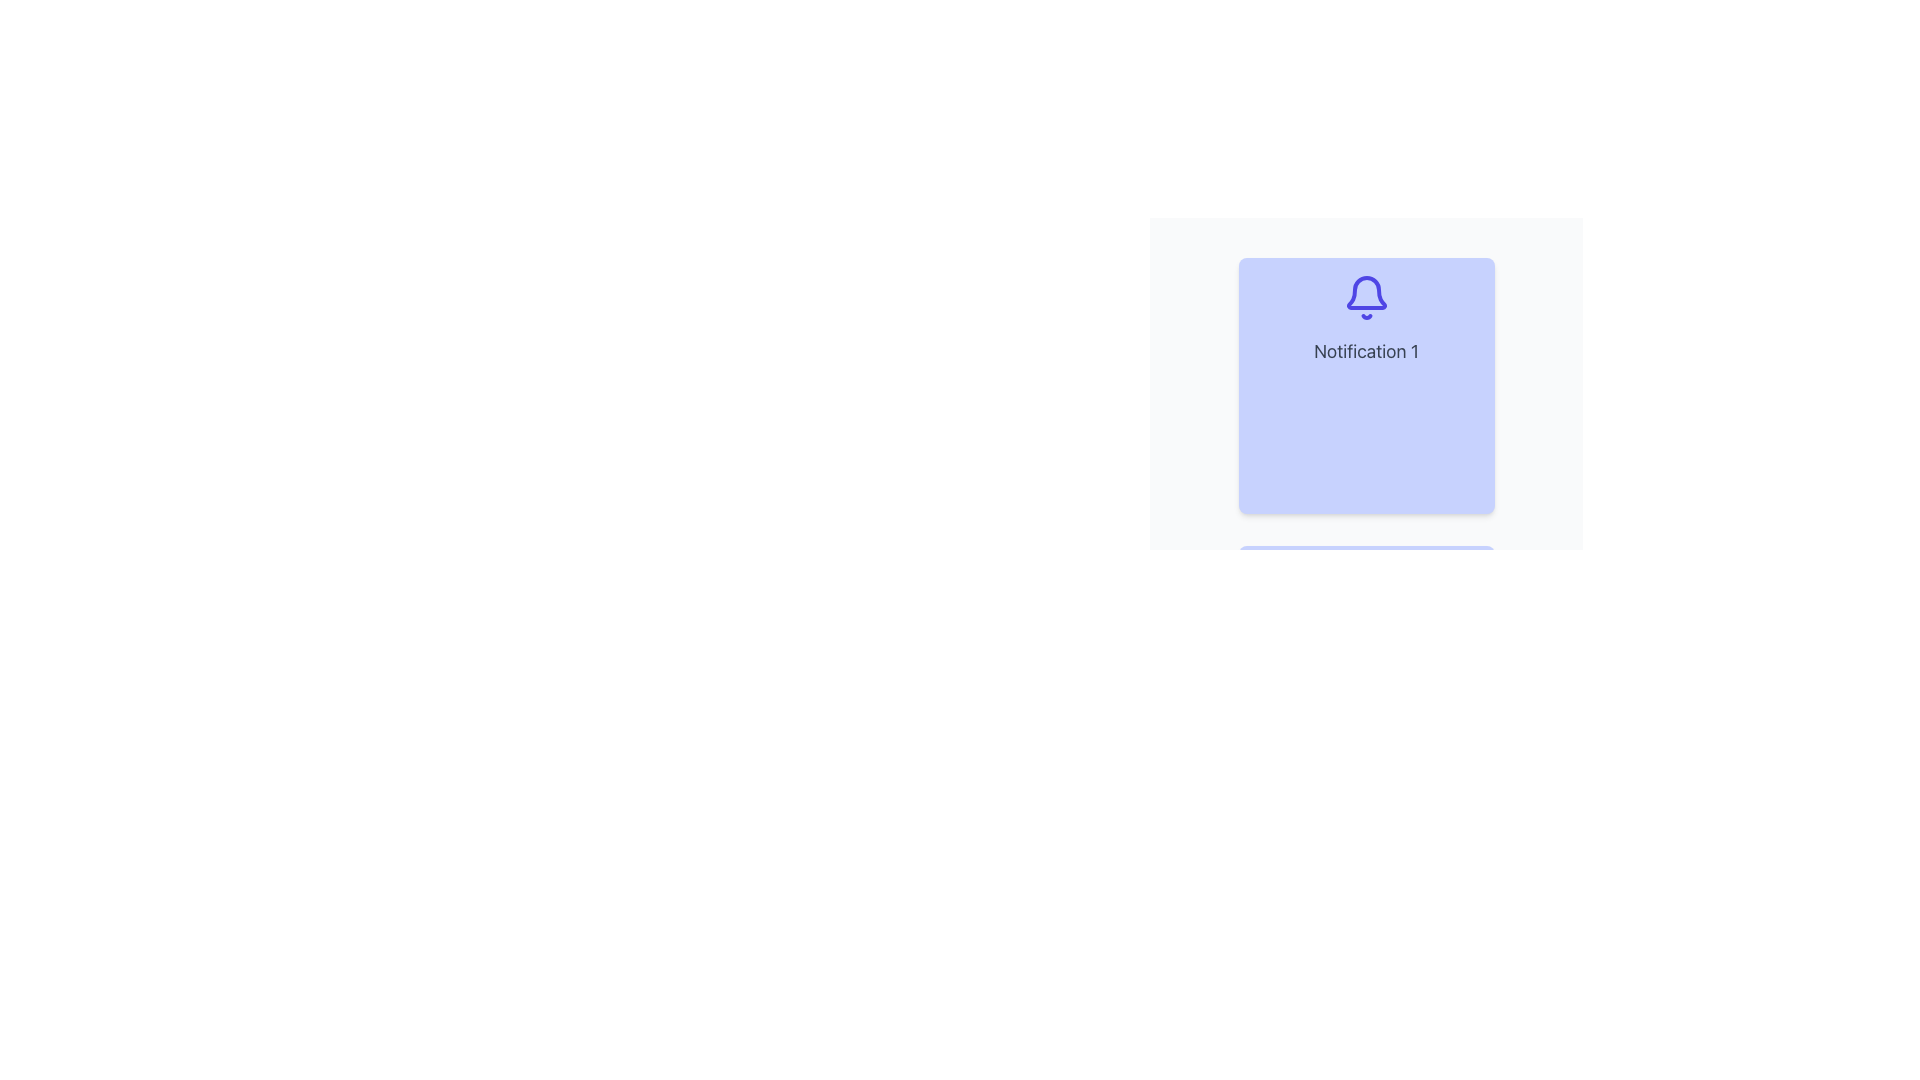  What do you see at coordinates (1365, 297) in the screenshot?
I see `the notification bell icon, which is an indigo-colored outline of a bell located at the top center of the notification card marked 'Notification 1'` at bounding box center [1365, 297].